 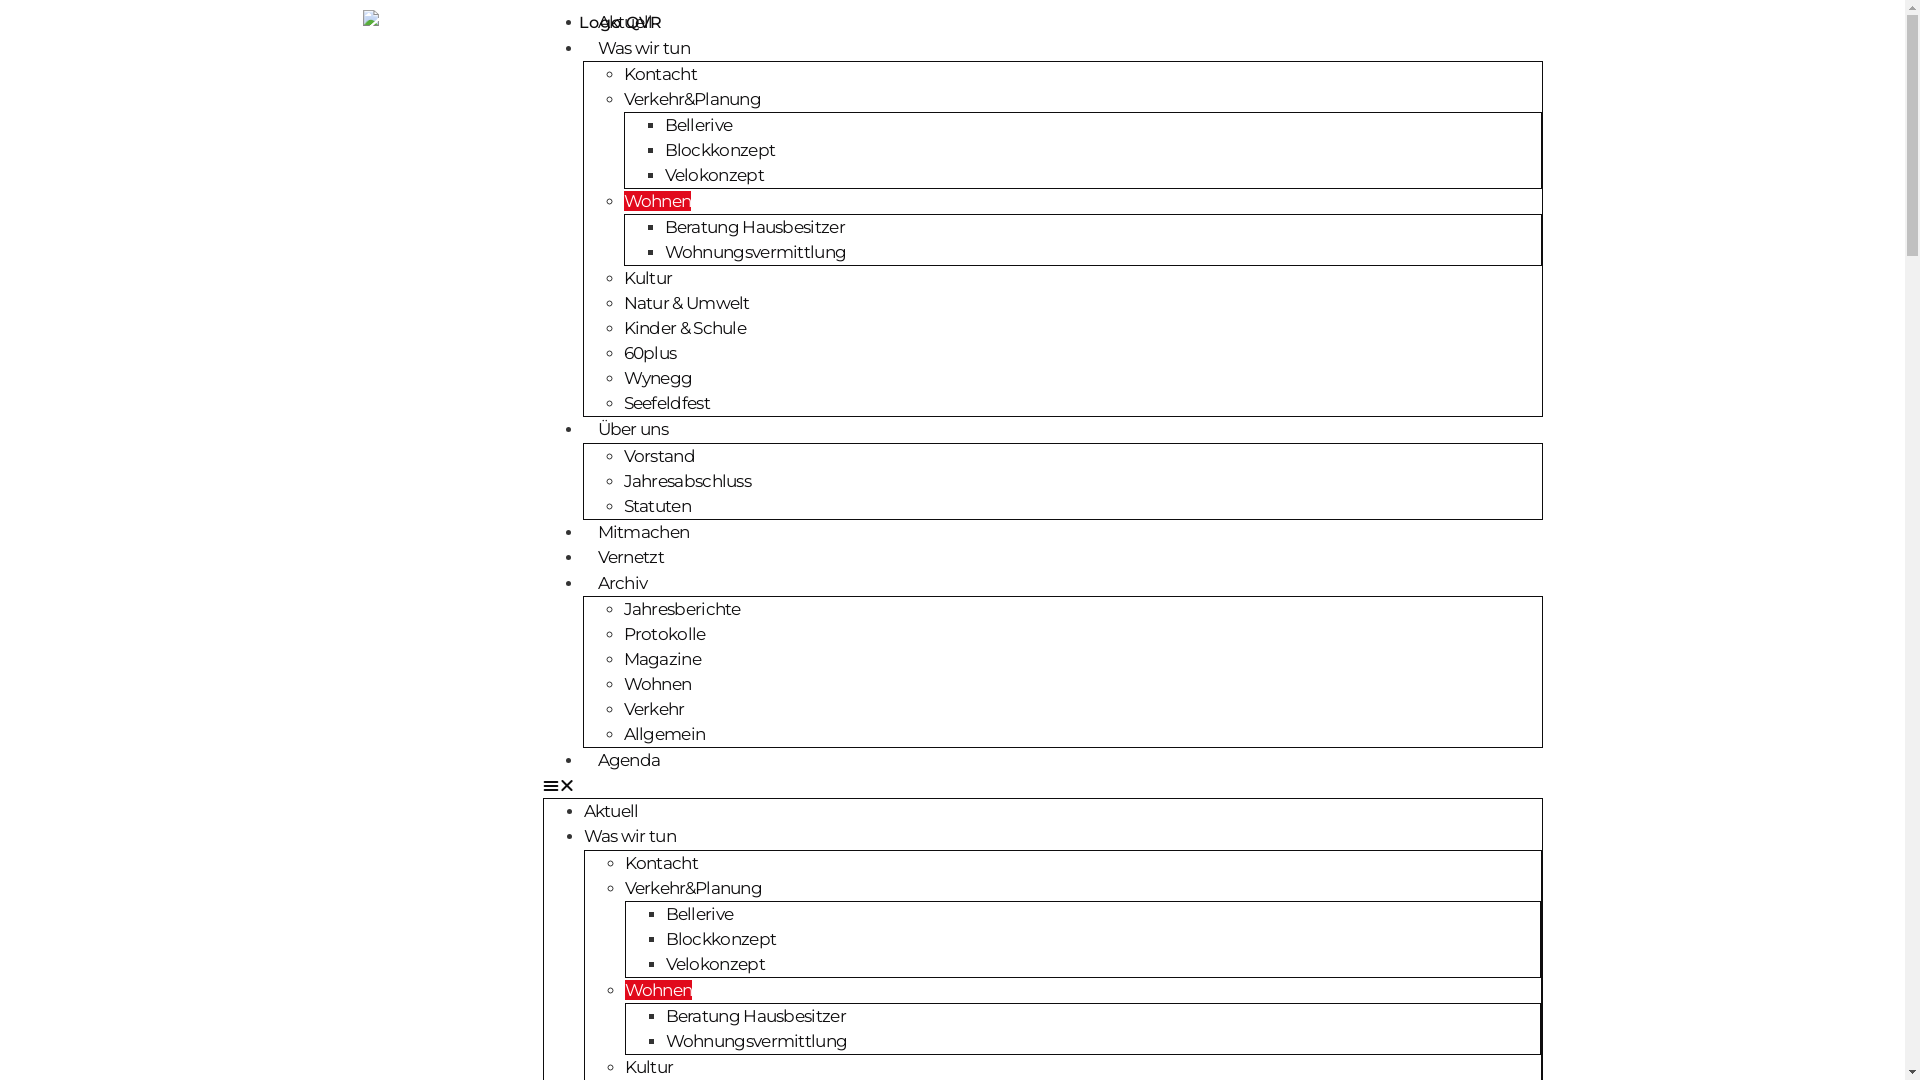 I want to click on 'Archiv', so click(x=621, y=582).